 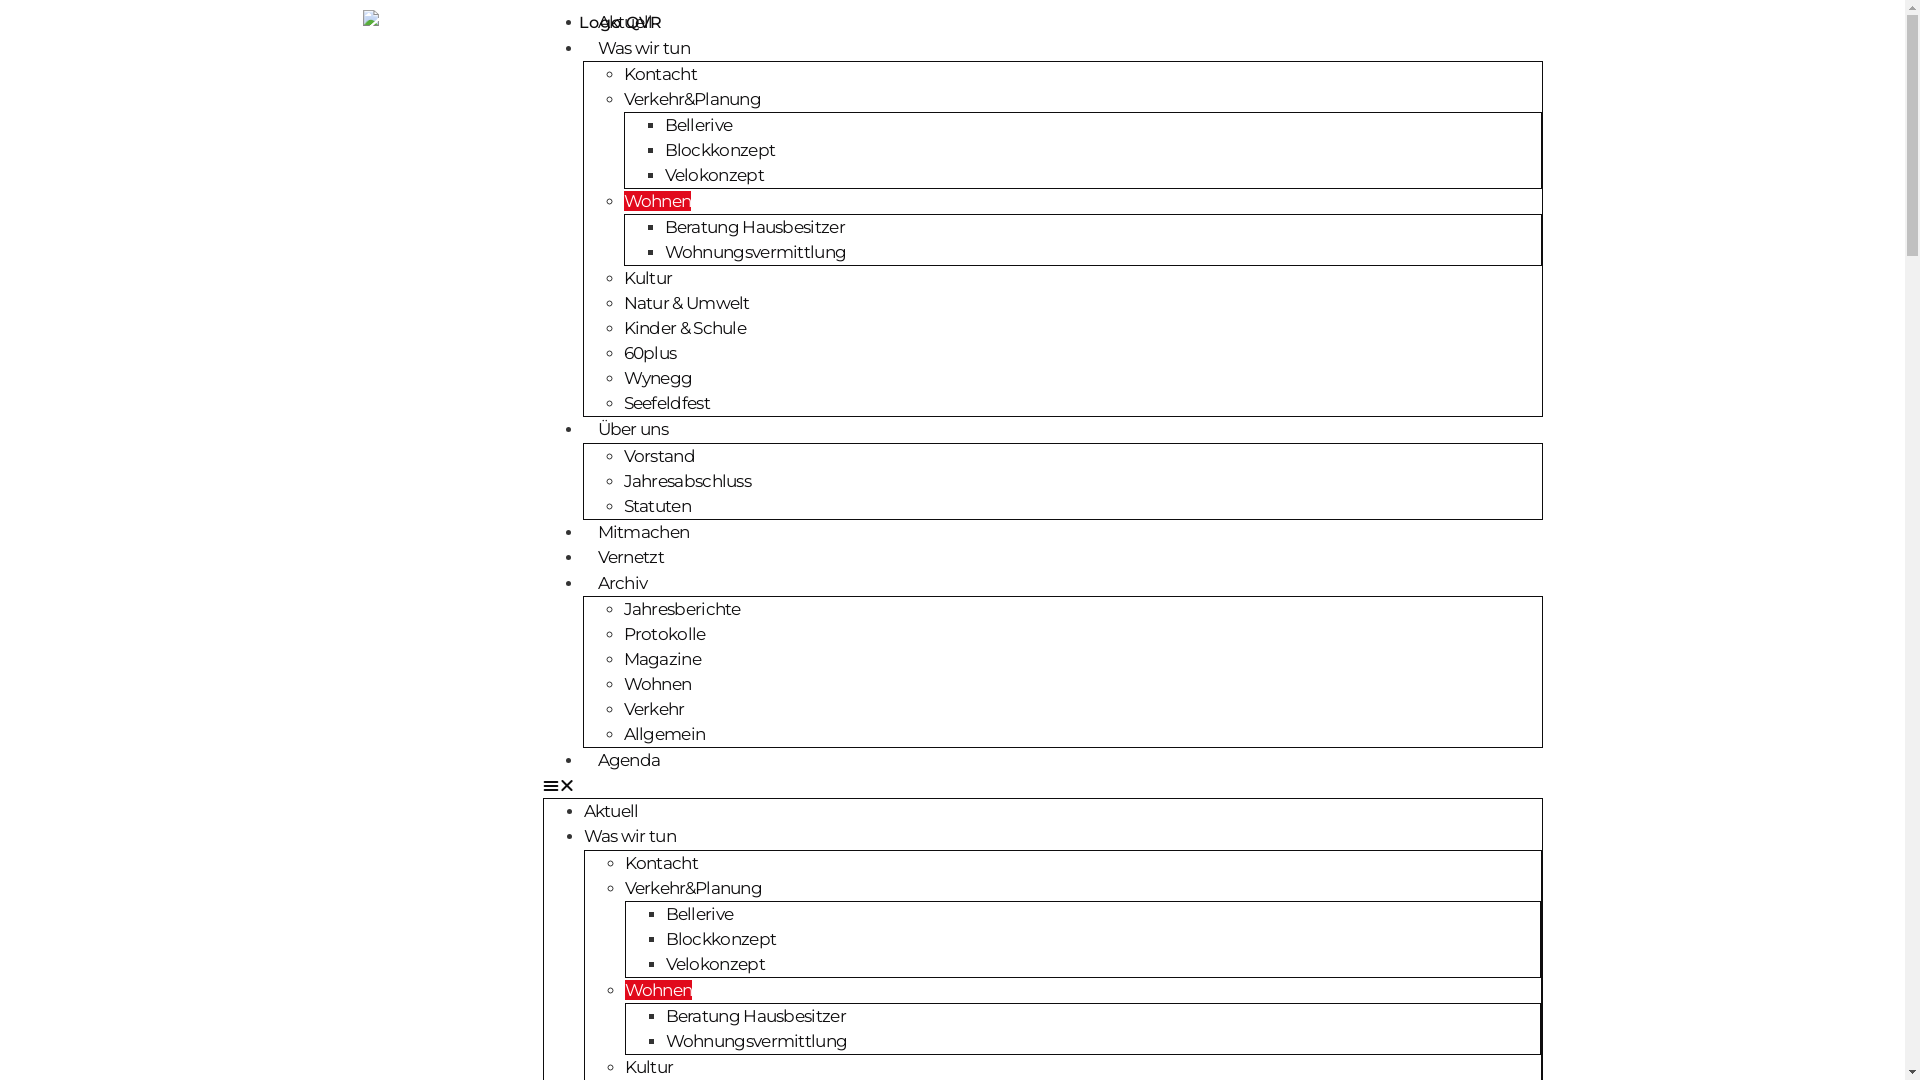 I want to click on 'Archiv', so click(x=621, y=582).